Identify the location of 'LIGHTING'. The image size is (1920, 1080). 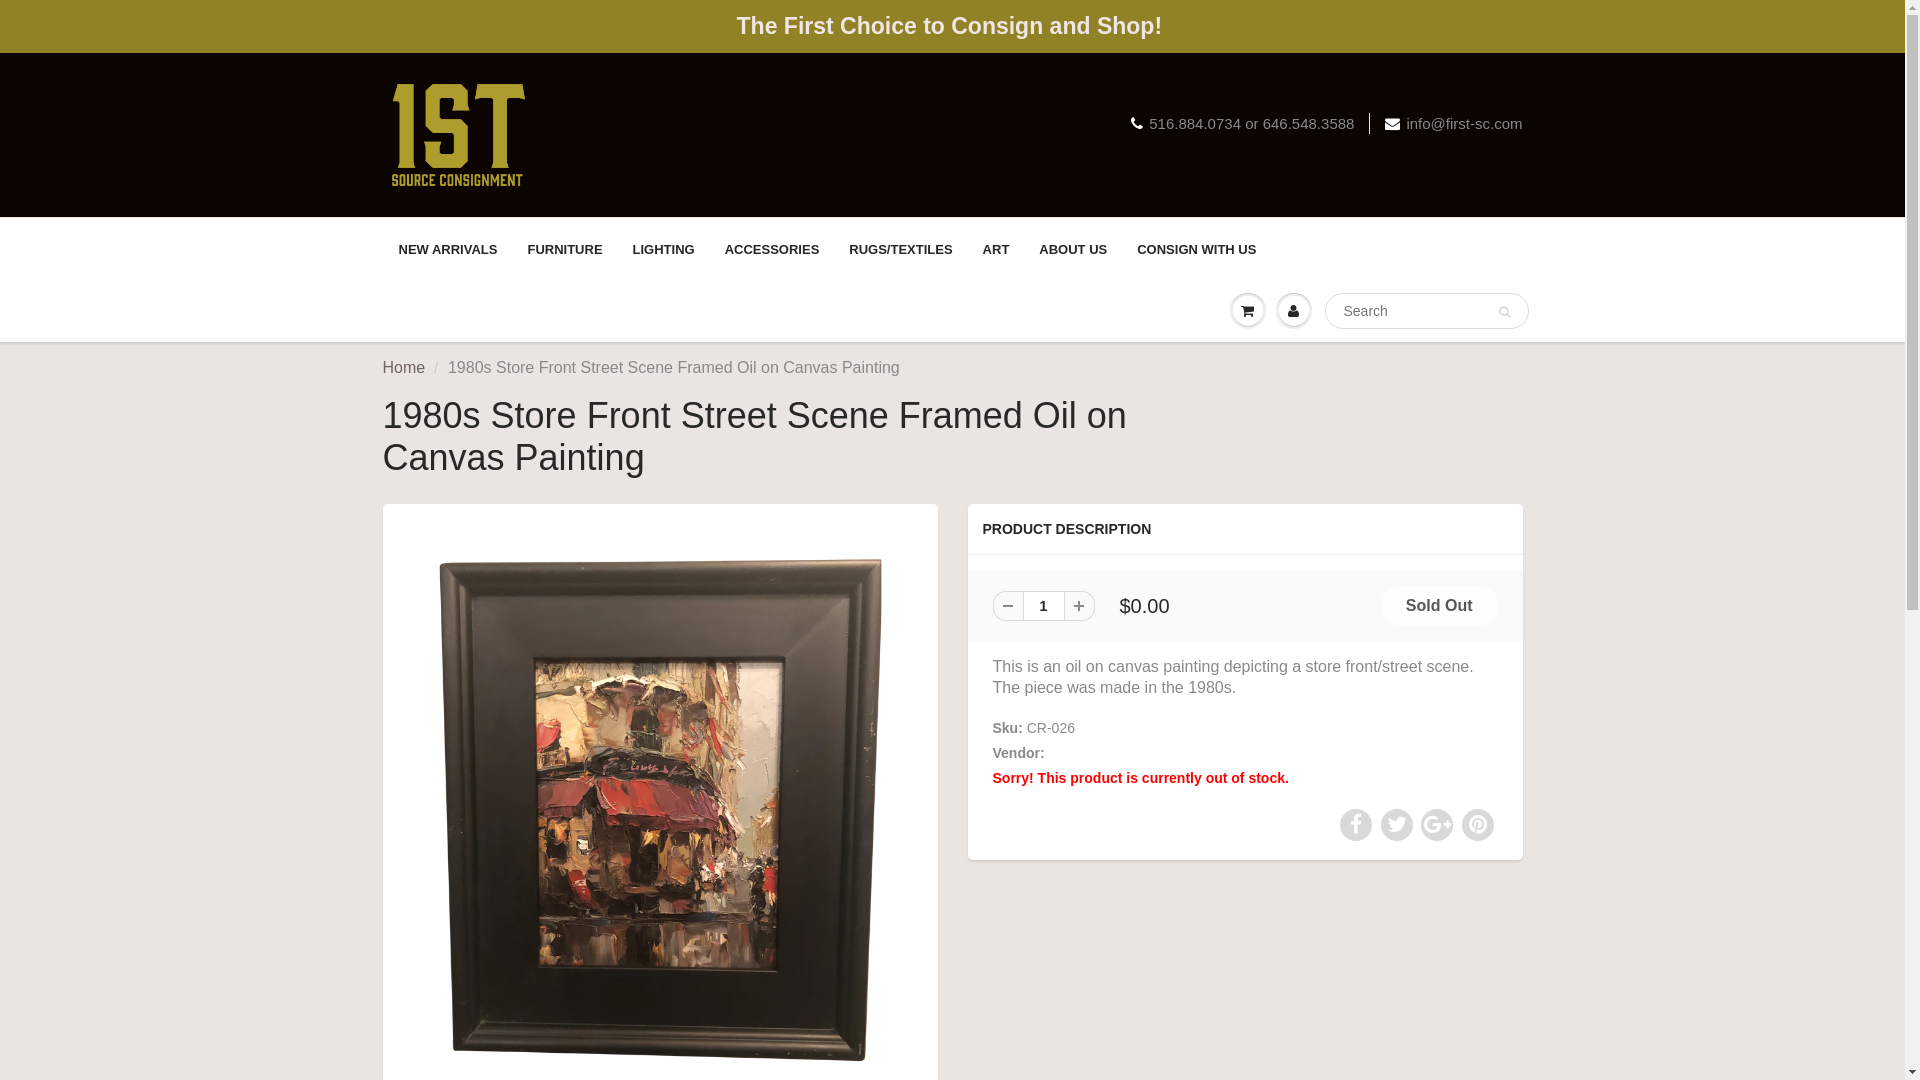
(663, 249).